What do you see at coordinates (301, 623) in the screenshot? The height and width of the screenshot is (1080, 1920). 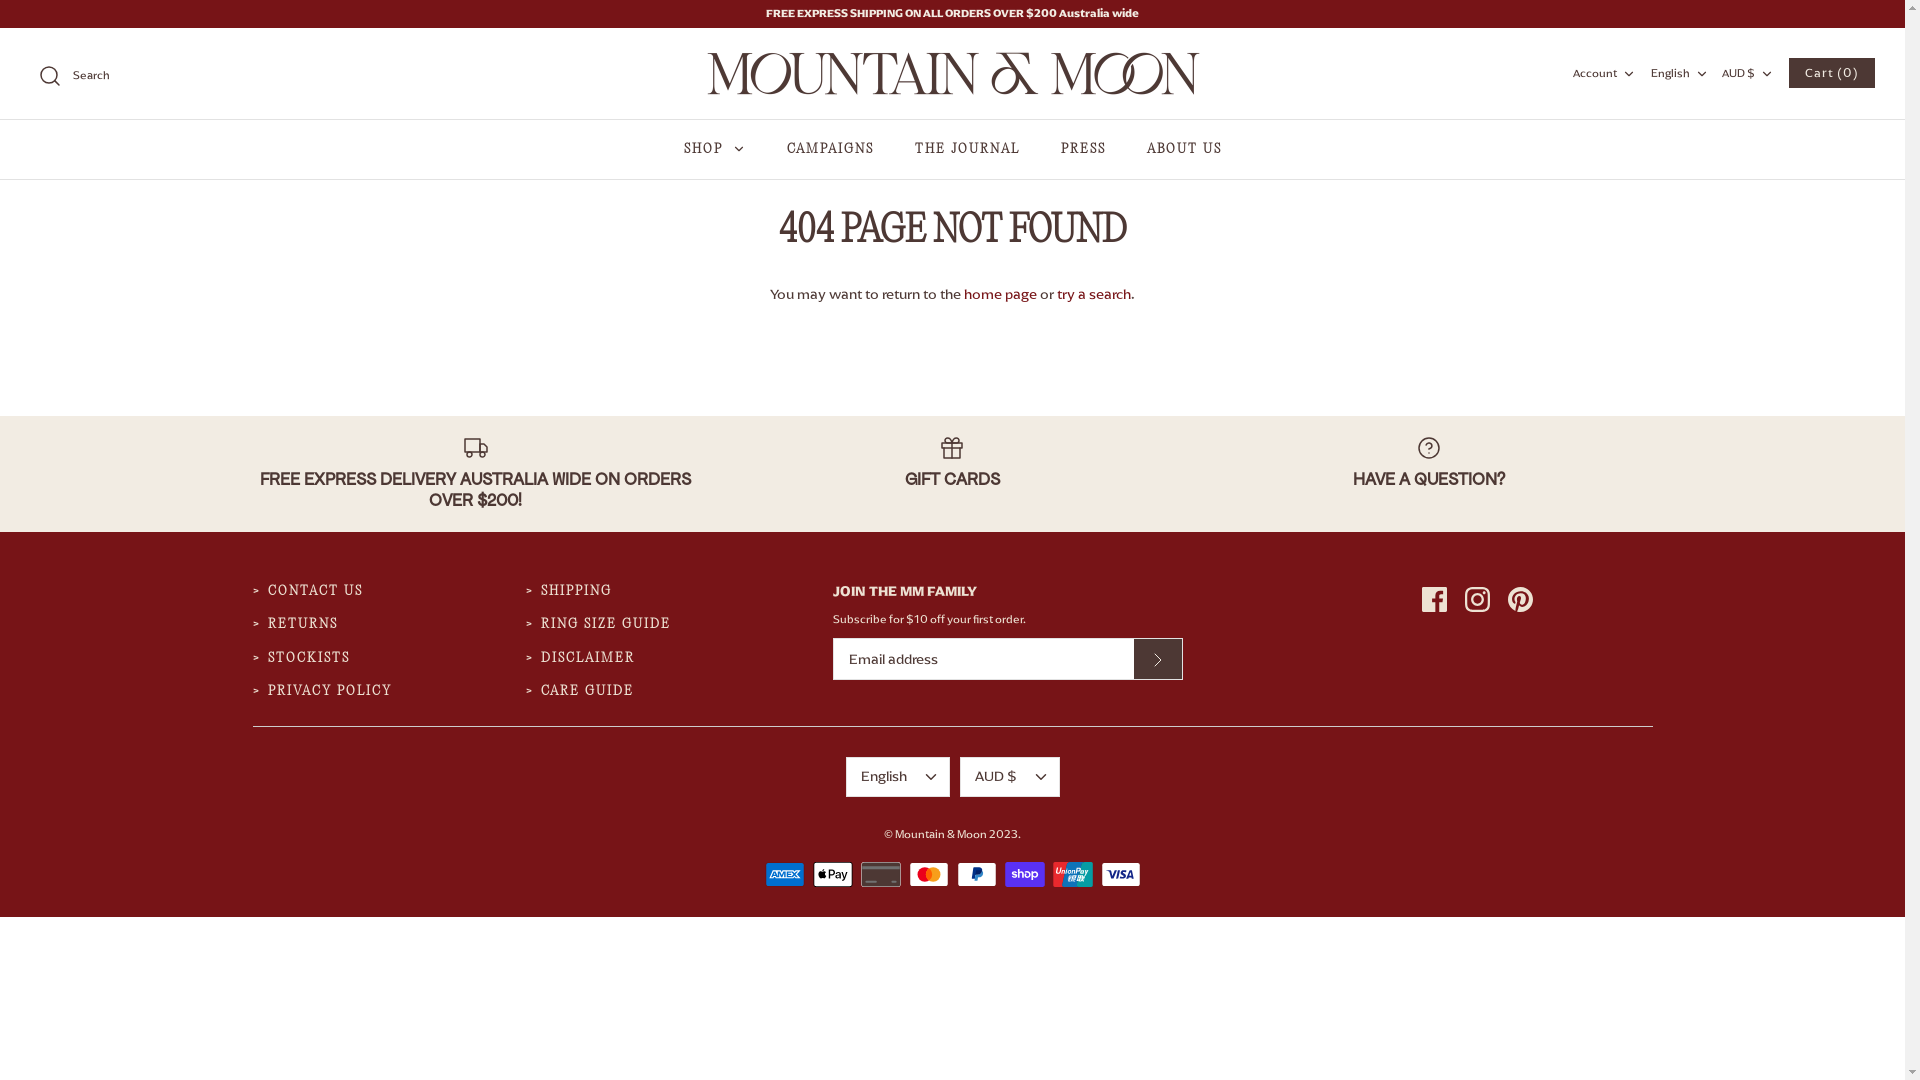 I see `'RETURNS'` at bounding box center [301, 623].